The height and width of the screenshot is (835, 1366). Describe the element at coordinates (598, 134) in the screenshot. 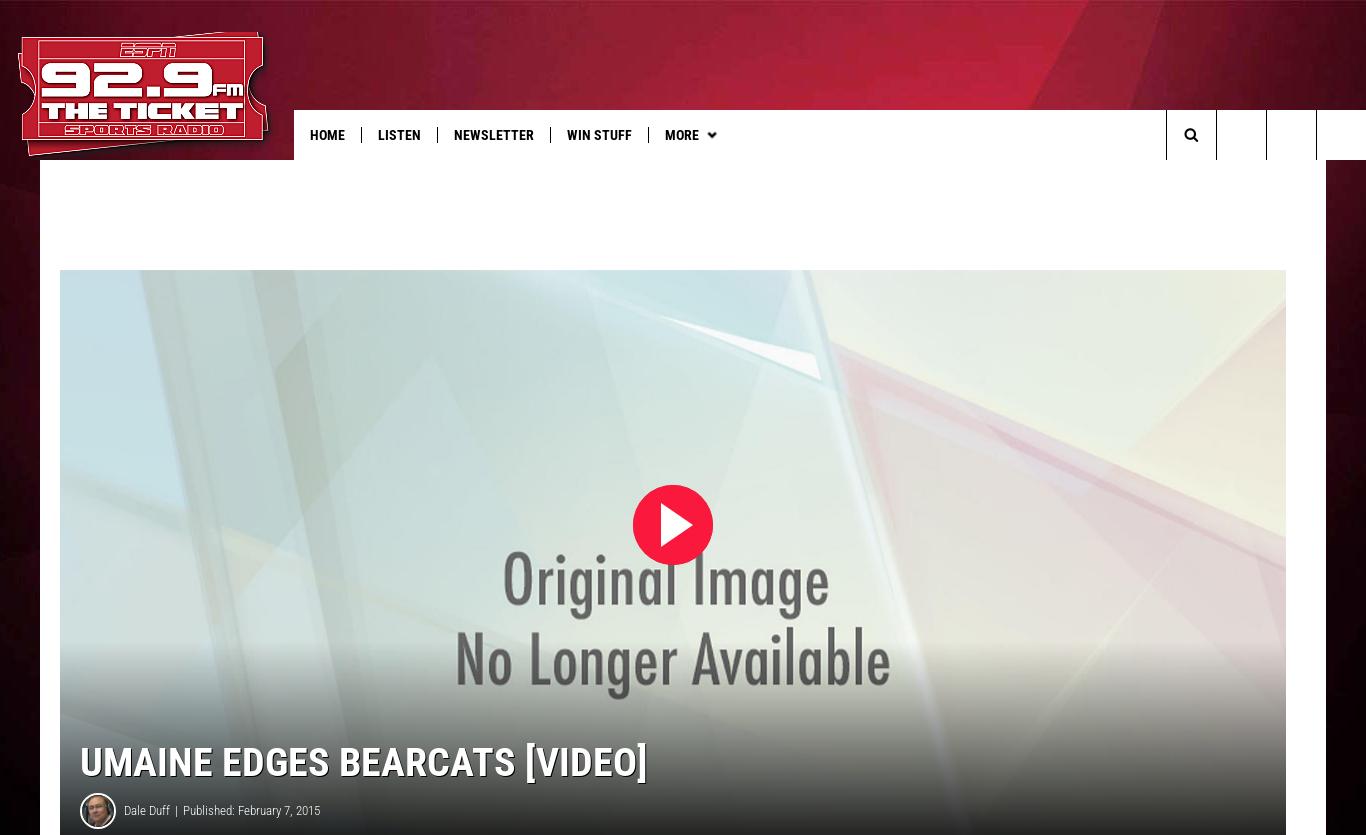

I see `'Win Stuff'` at that location.